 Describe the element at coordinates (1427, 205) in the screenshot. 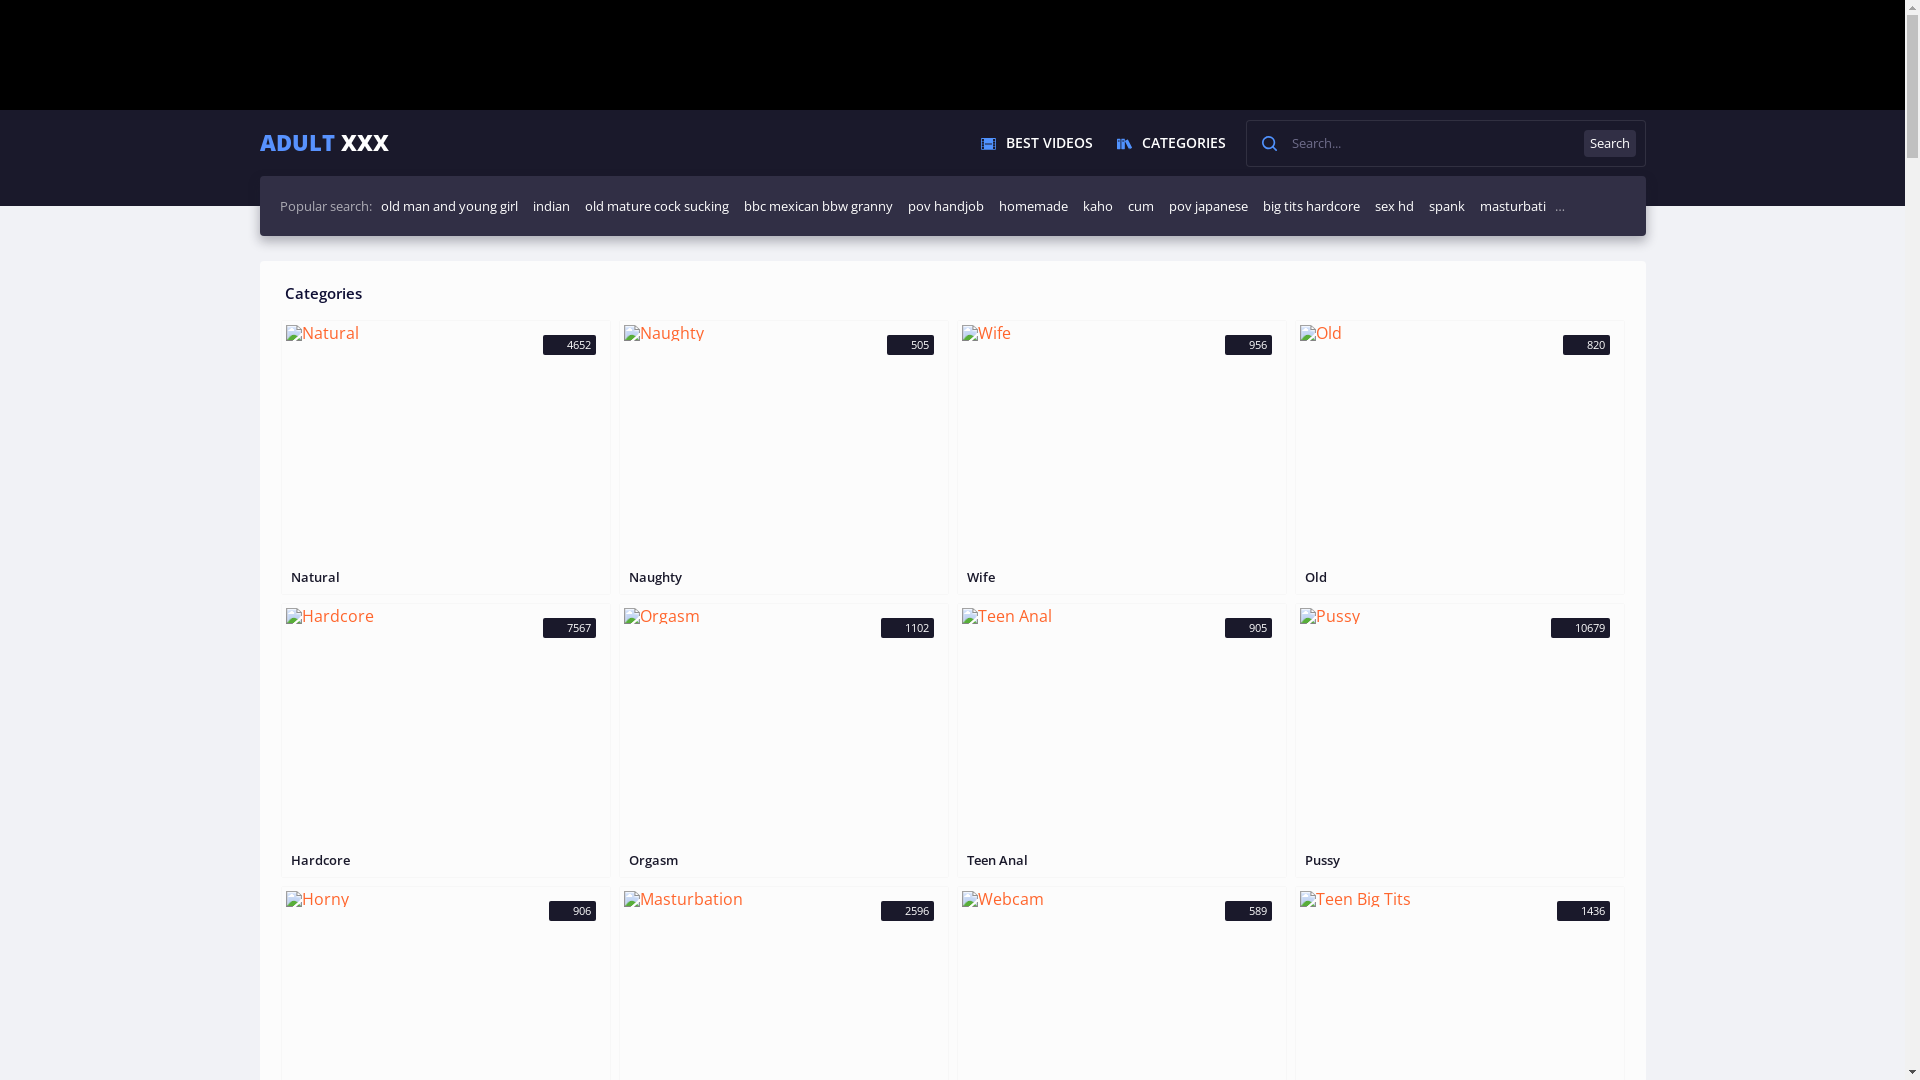

I see `'spank'` at that location.